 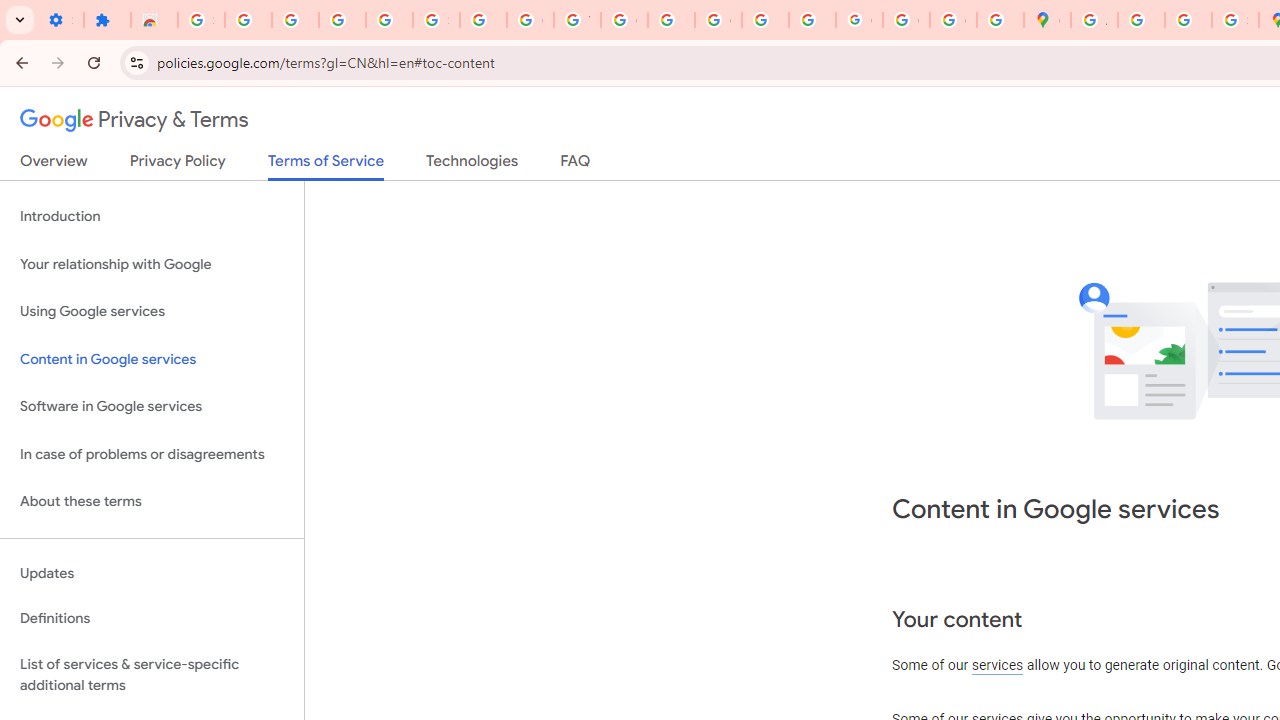 I want to click on 'Google Maps', so click(x=1046, y=20).